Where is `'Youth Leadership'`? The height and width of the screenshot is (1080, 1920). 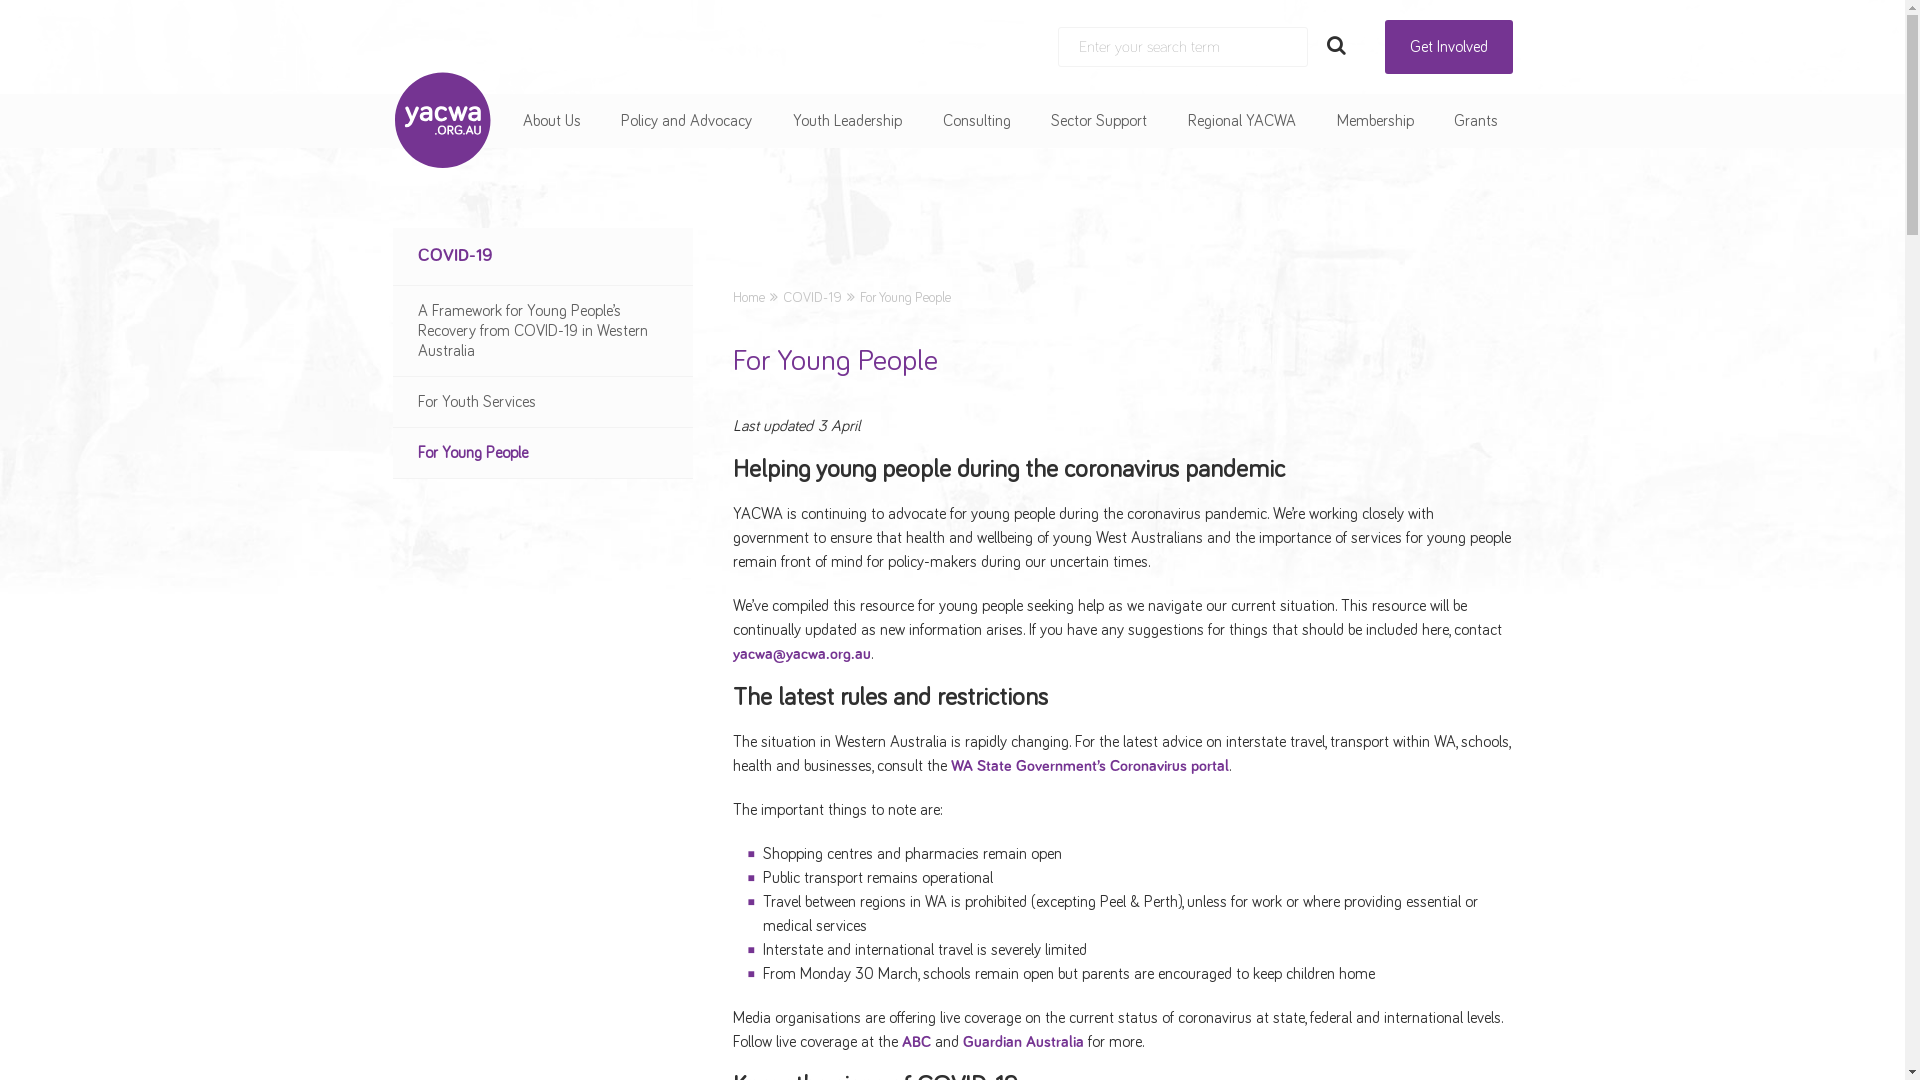
'Youth Leadership' is located at coordinates (847, 120).